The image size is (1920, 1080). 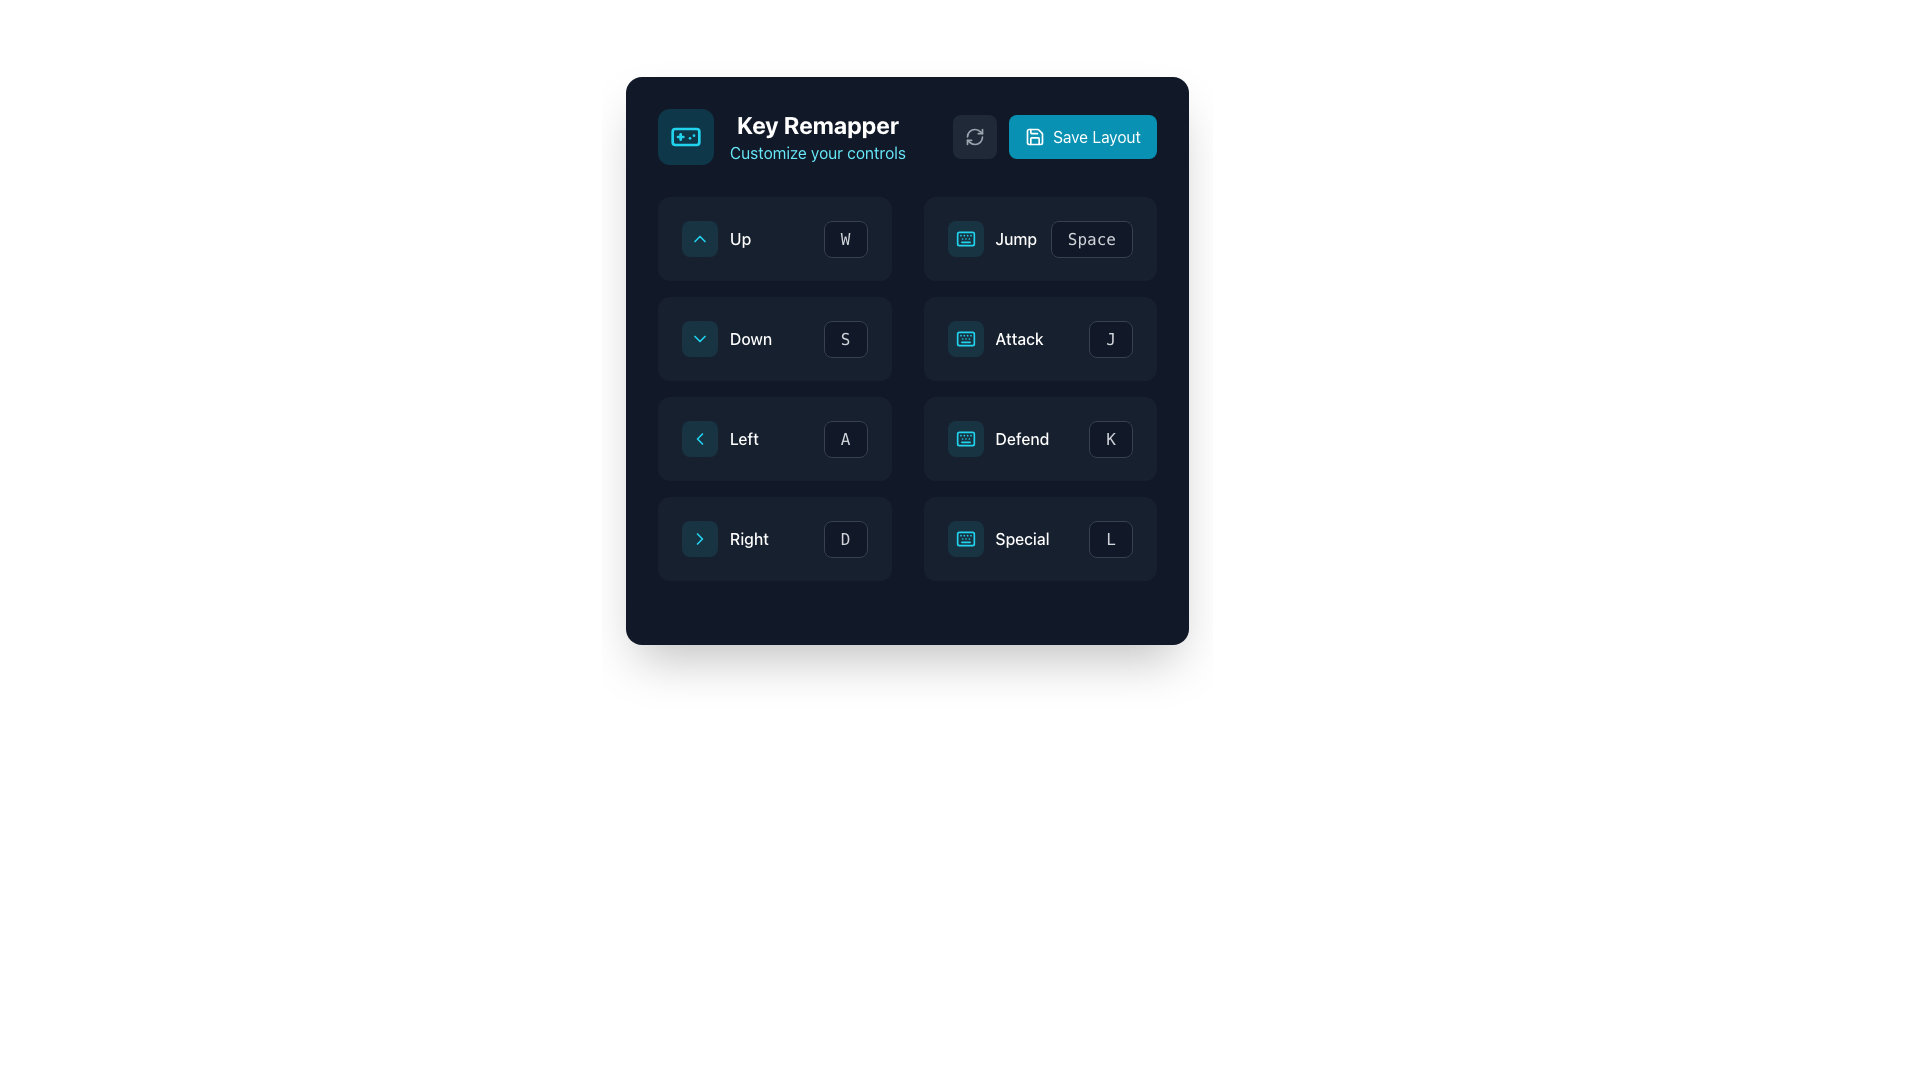 What do you see at coordinates (1082, 136) in the screenshot?
I see `the save button located in the top-right section of the interface, adjacent to the 'Key Remapper' section, which is the second visible button from the right, to observe any visual feedback` at bounding box center [1082, 136].